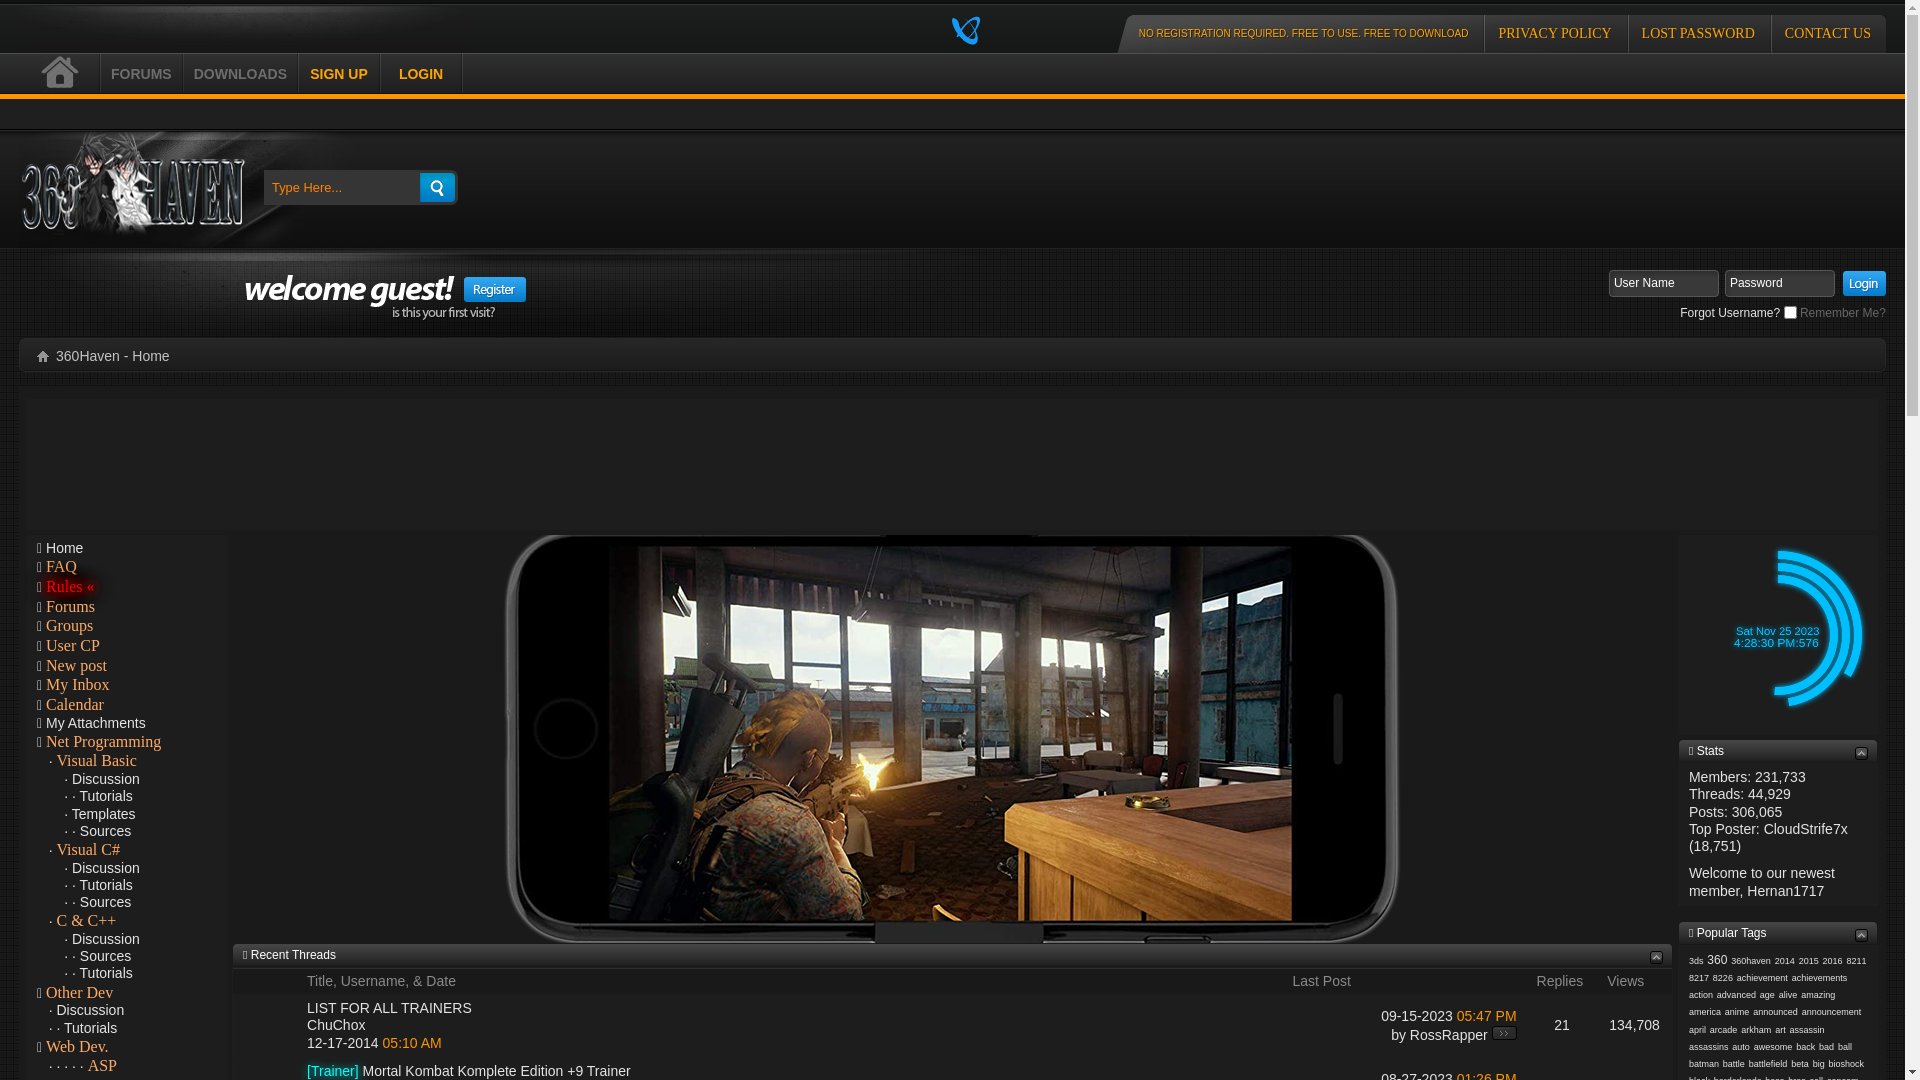 The height and width of the screenshot is (1080, 1920). What do you see at coordinates (1730, 959) in the screenshot?
I see `'360haven'` at bounding box center [1730, 959].